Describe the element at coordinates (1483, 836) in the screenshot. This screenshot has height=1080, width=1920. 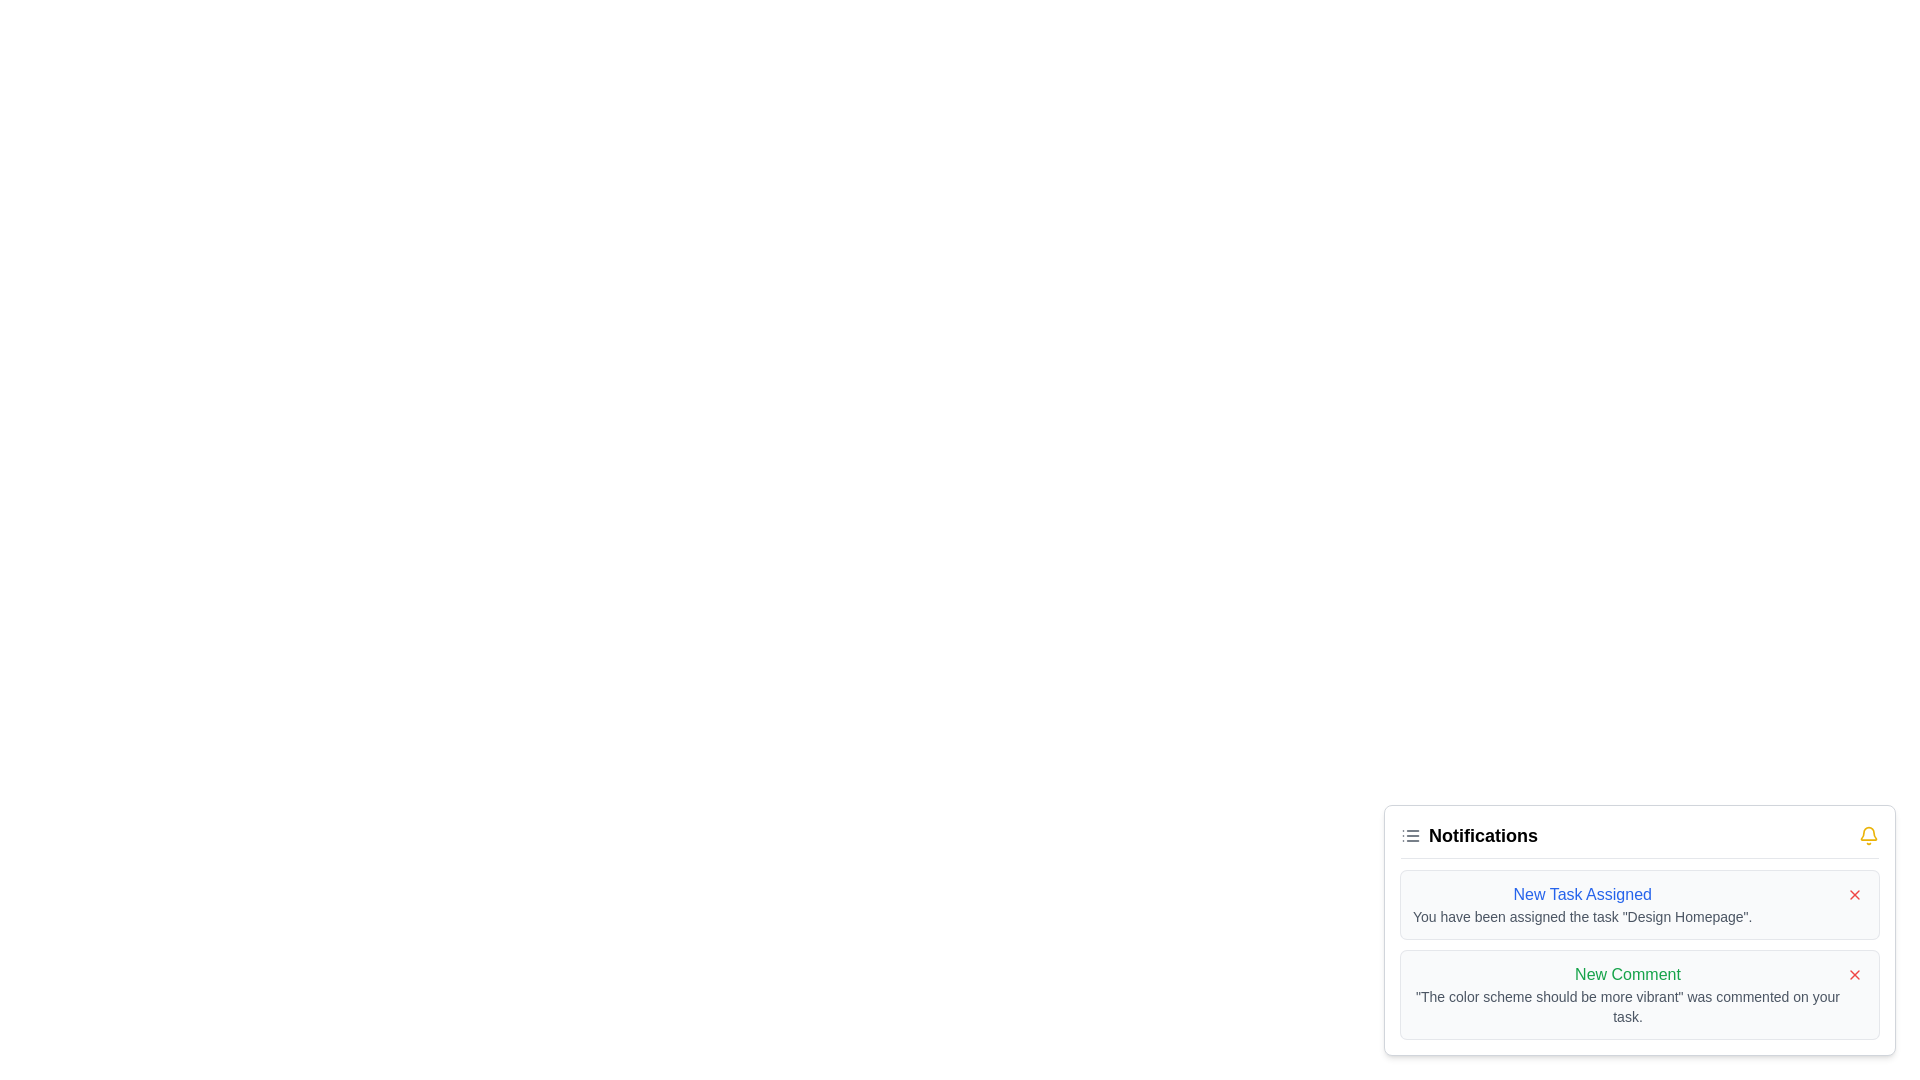
I see `the Text Label that serves as a header for the notifications area, located in the dropdown area near the top, immediately to the right of the list icon indicator` at that location.